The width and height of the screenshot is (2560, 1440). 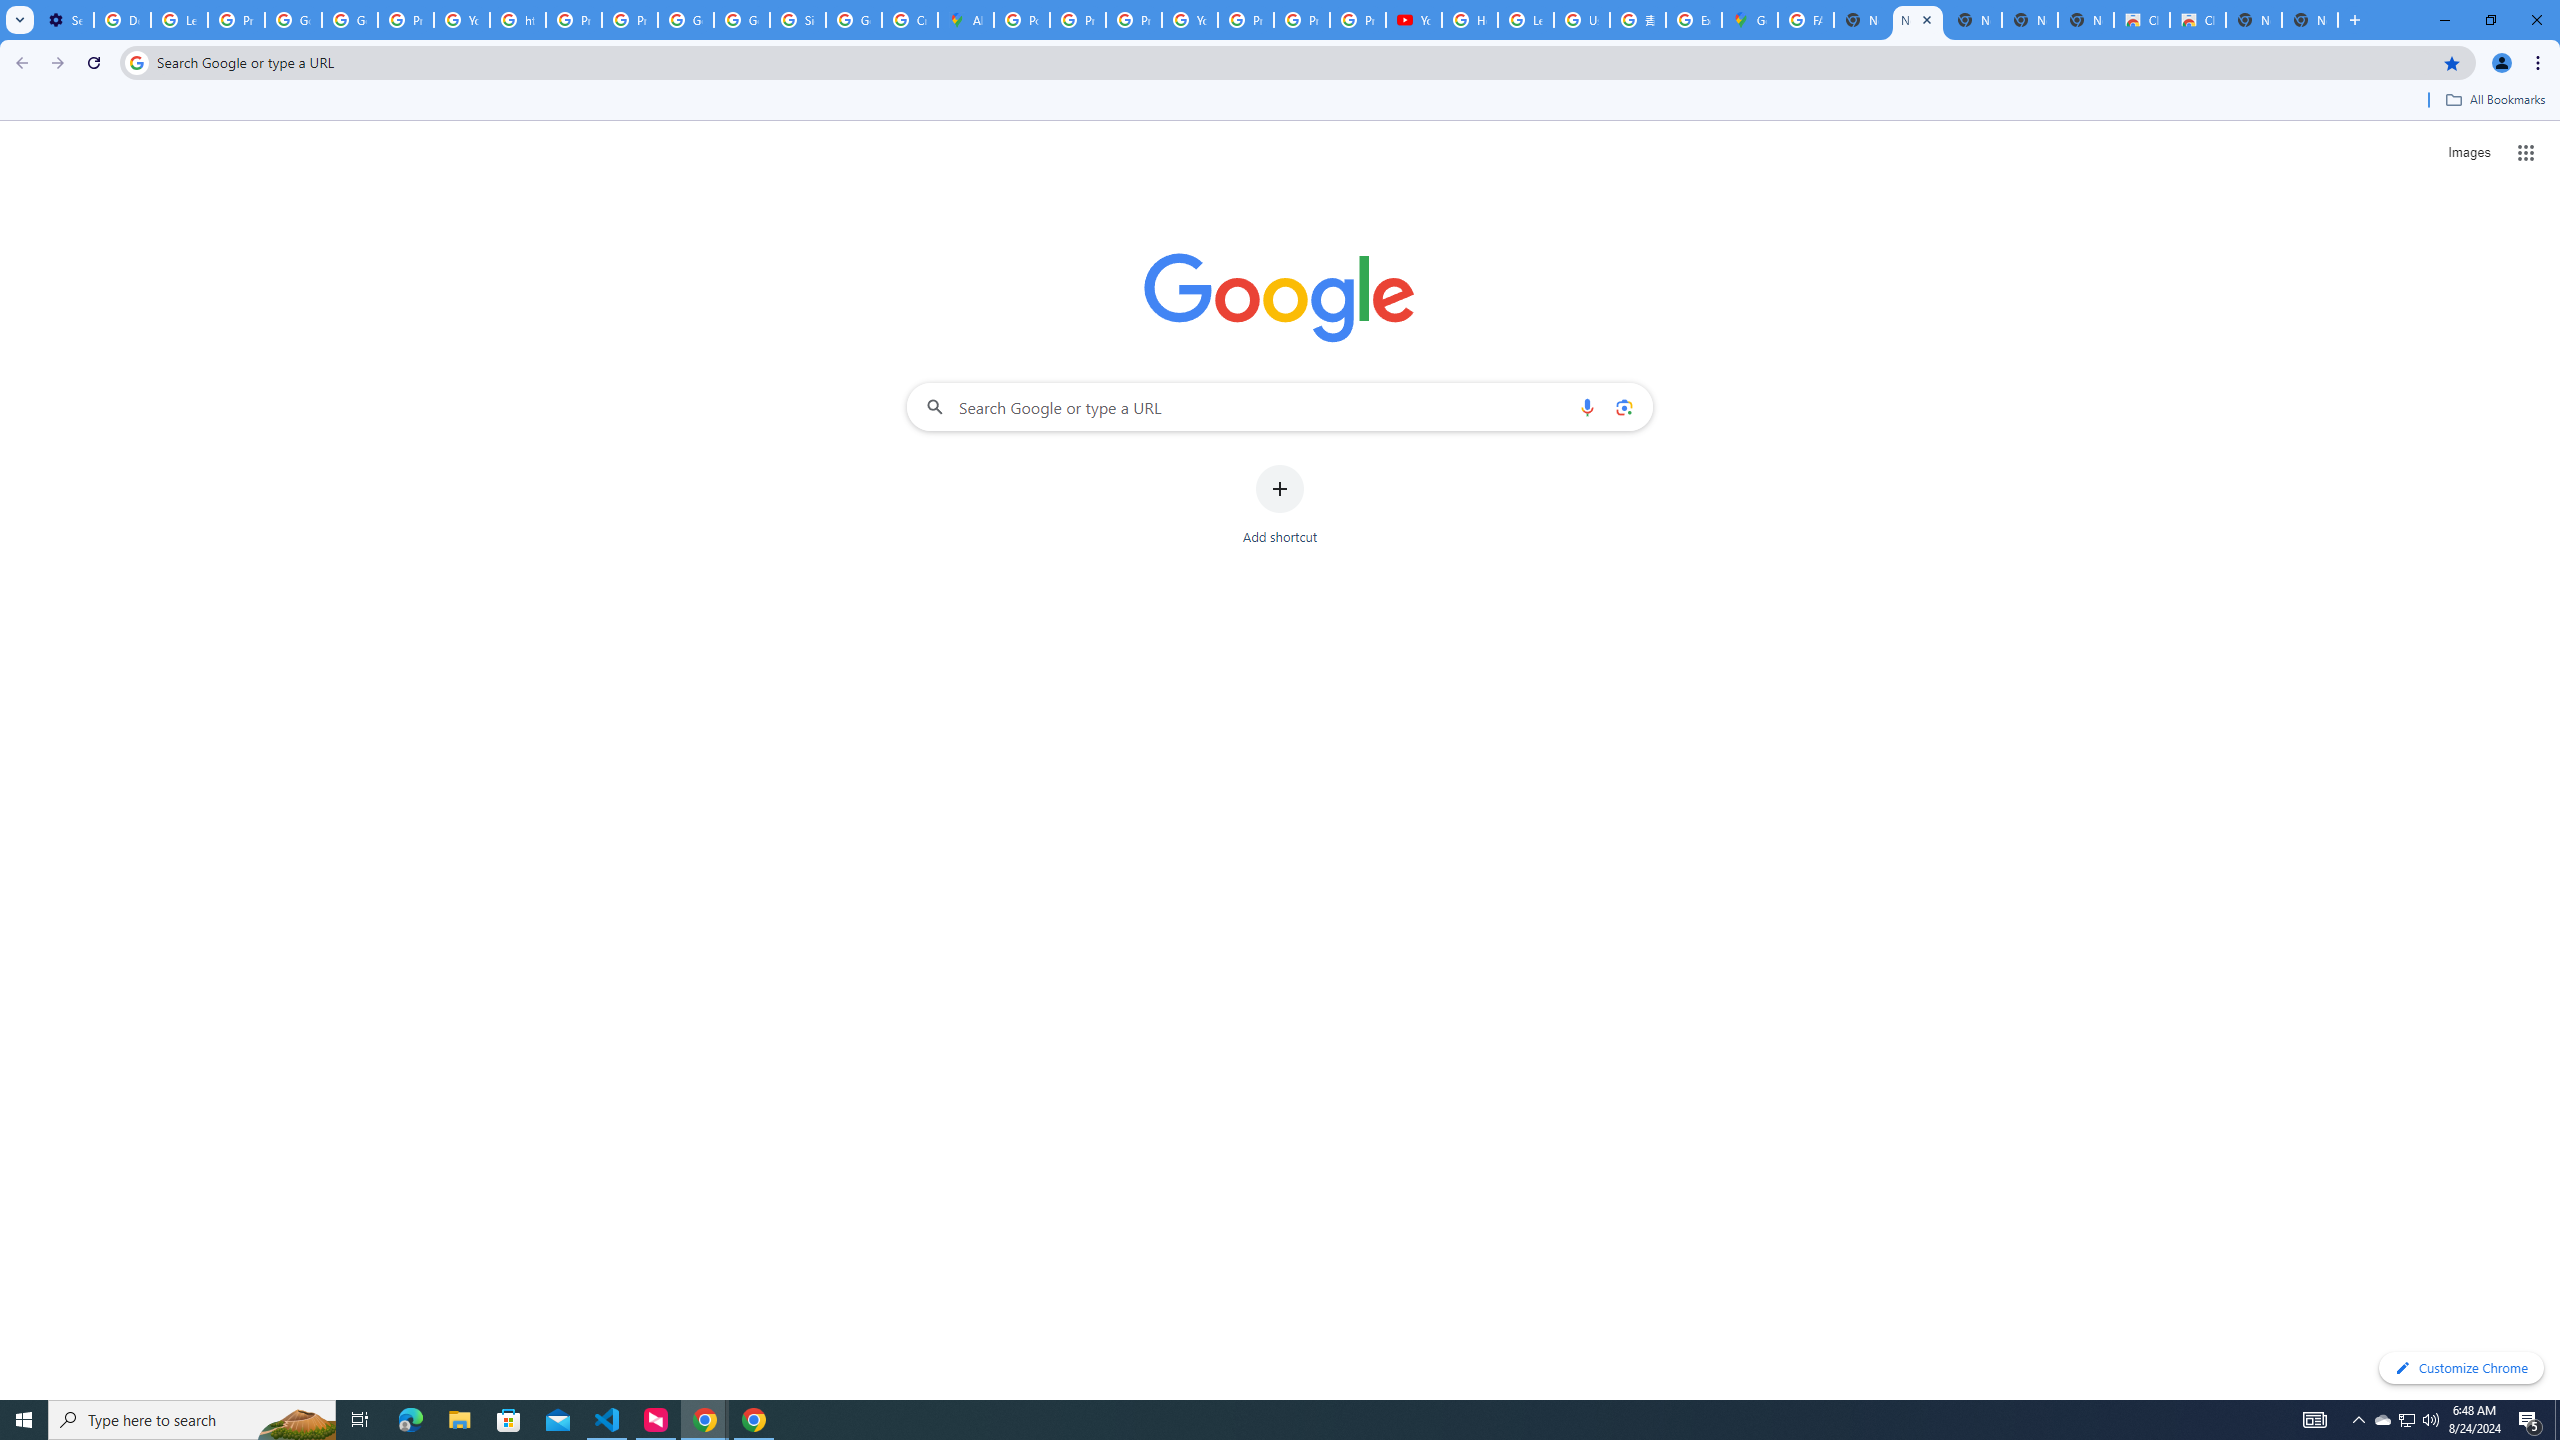 I want to click on 'Classic Blue - Chrome Web Store', so click(x=2140, y=19).